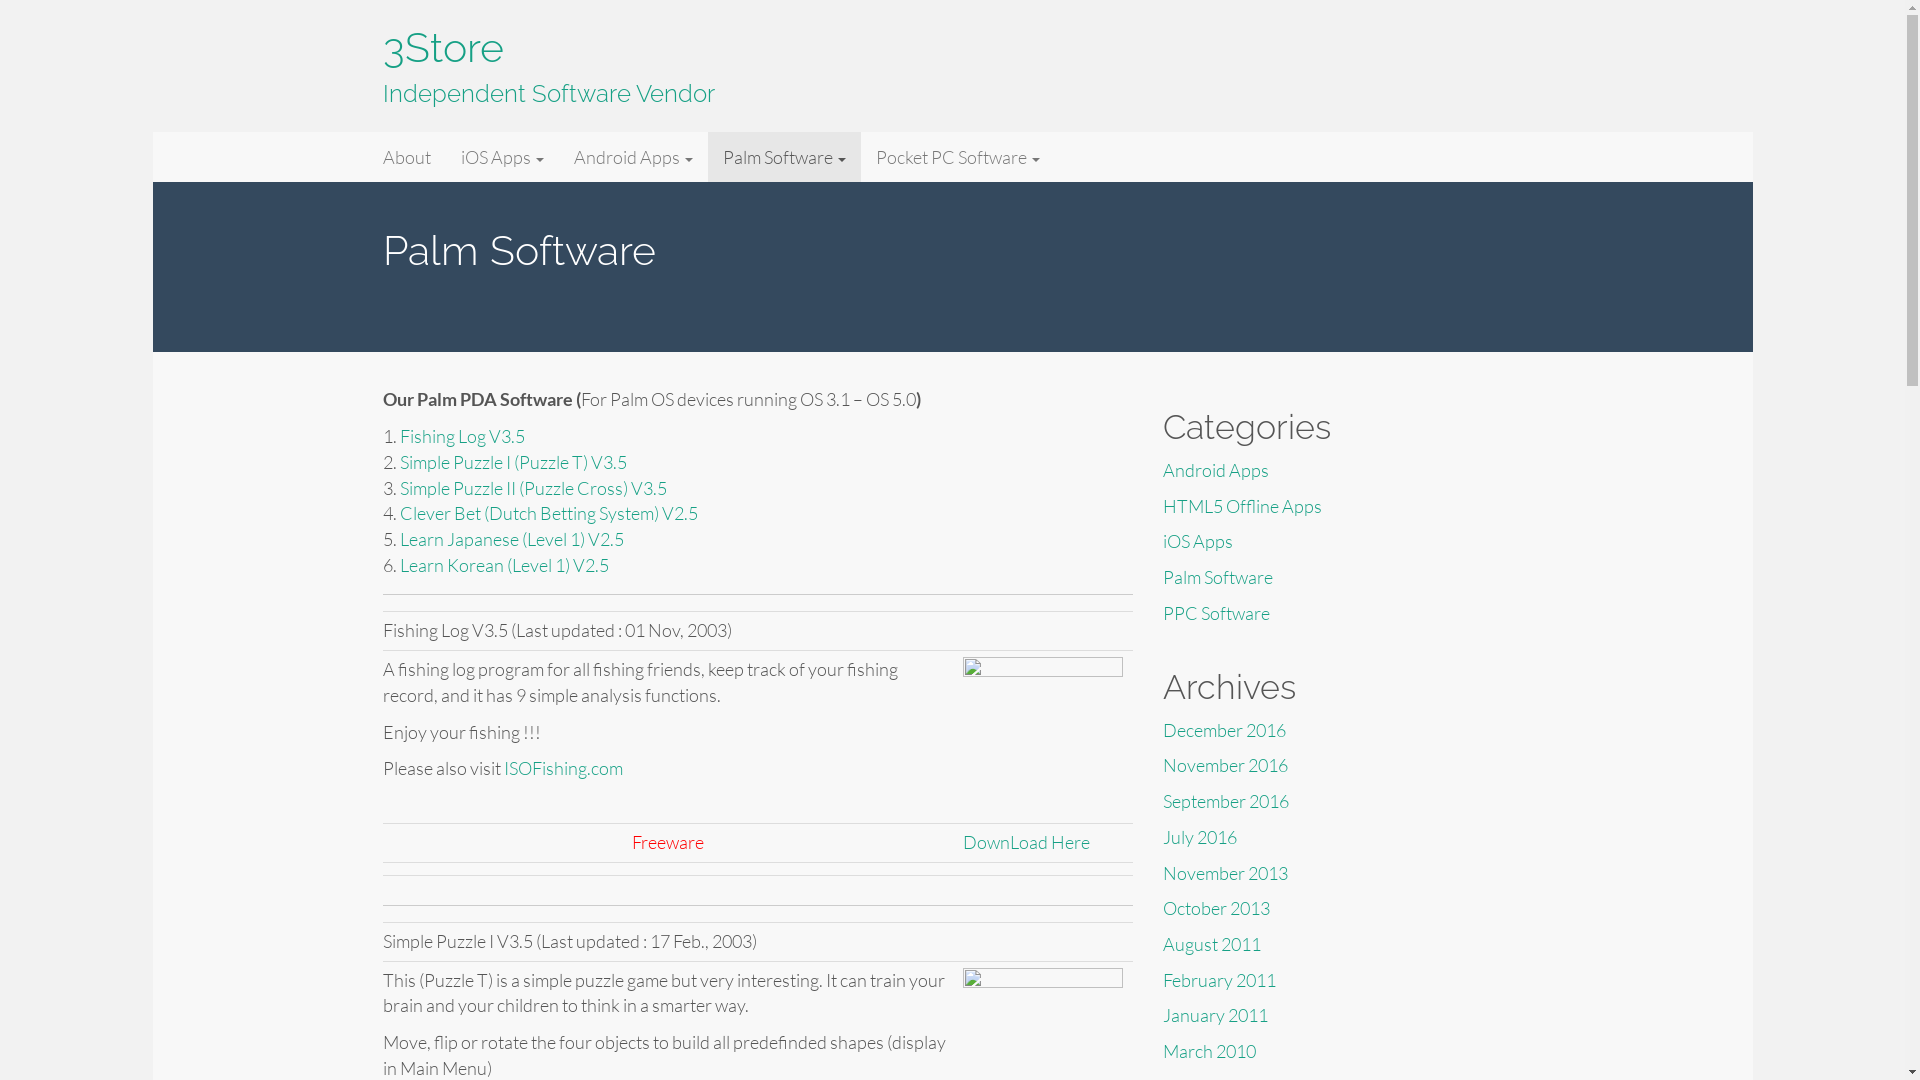 The height and width of the screenshot is (1080, 1920). What do you see at coordinates (406, 156) in the screenshot?
I see `'About'` at bounding box center [406, 156].